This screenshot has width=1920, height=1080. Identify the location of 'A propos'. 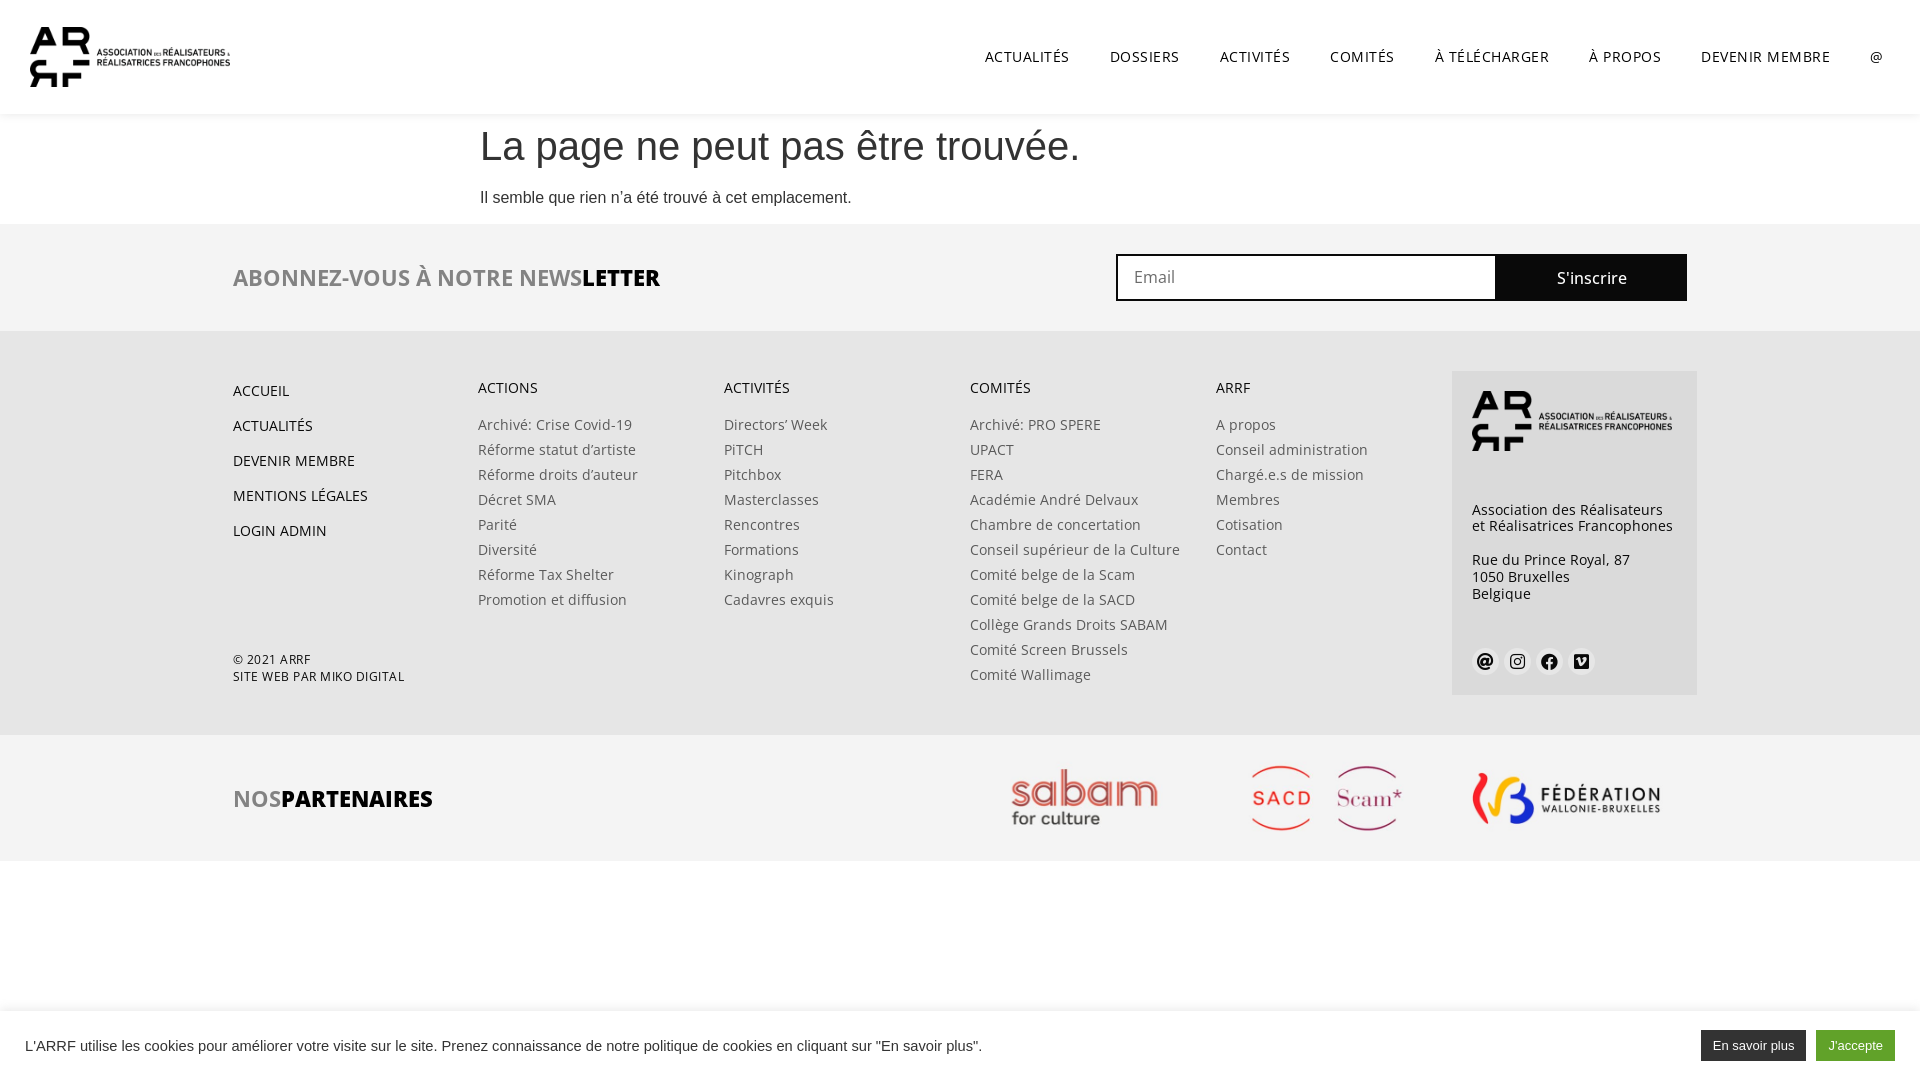
(1329, 423).